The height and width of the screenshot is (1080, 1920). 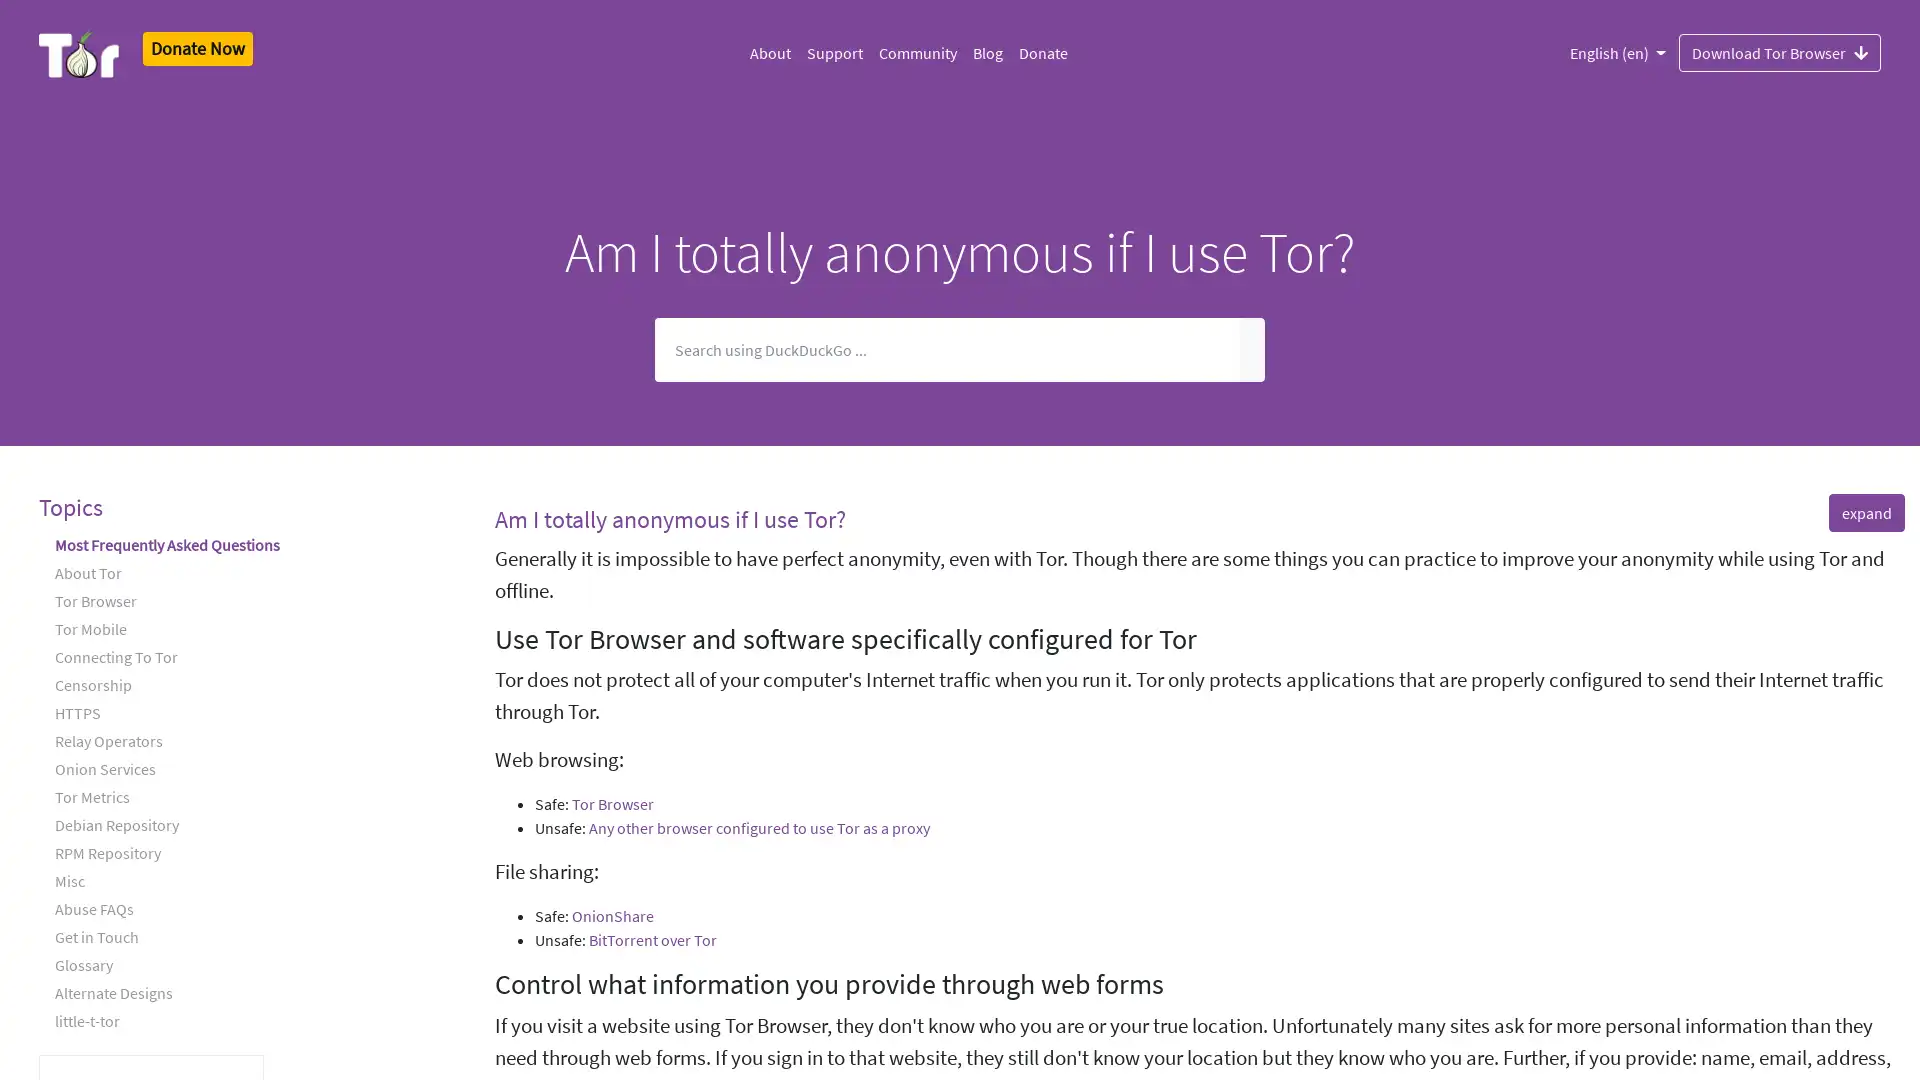 What do you see at coordinates (247, 655) in the screenshot?
I see `Connecting To Tor` at bounding box center [247, 655].